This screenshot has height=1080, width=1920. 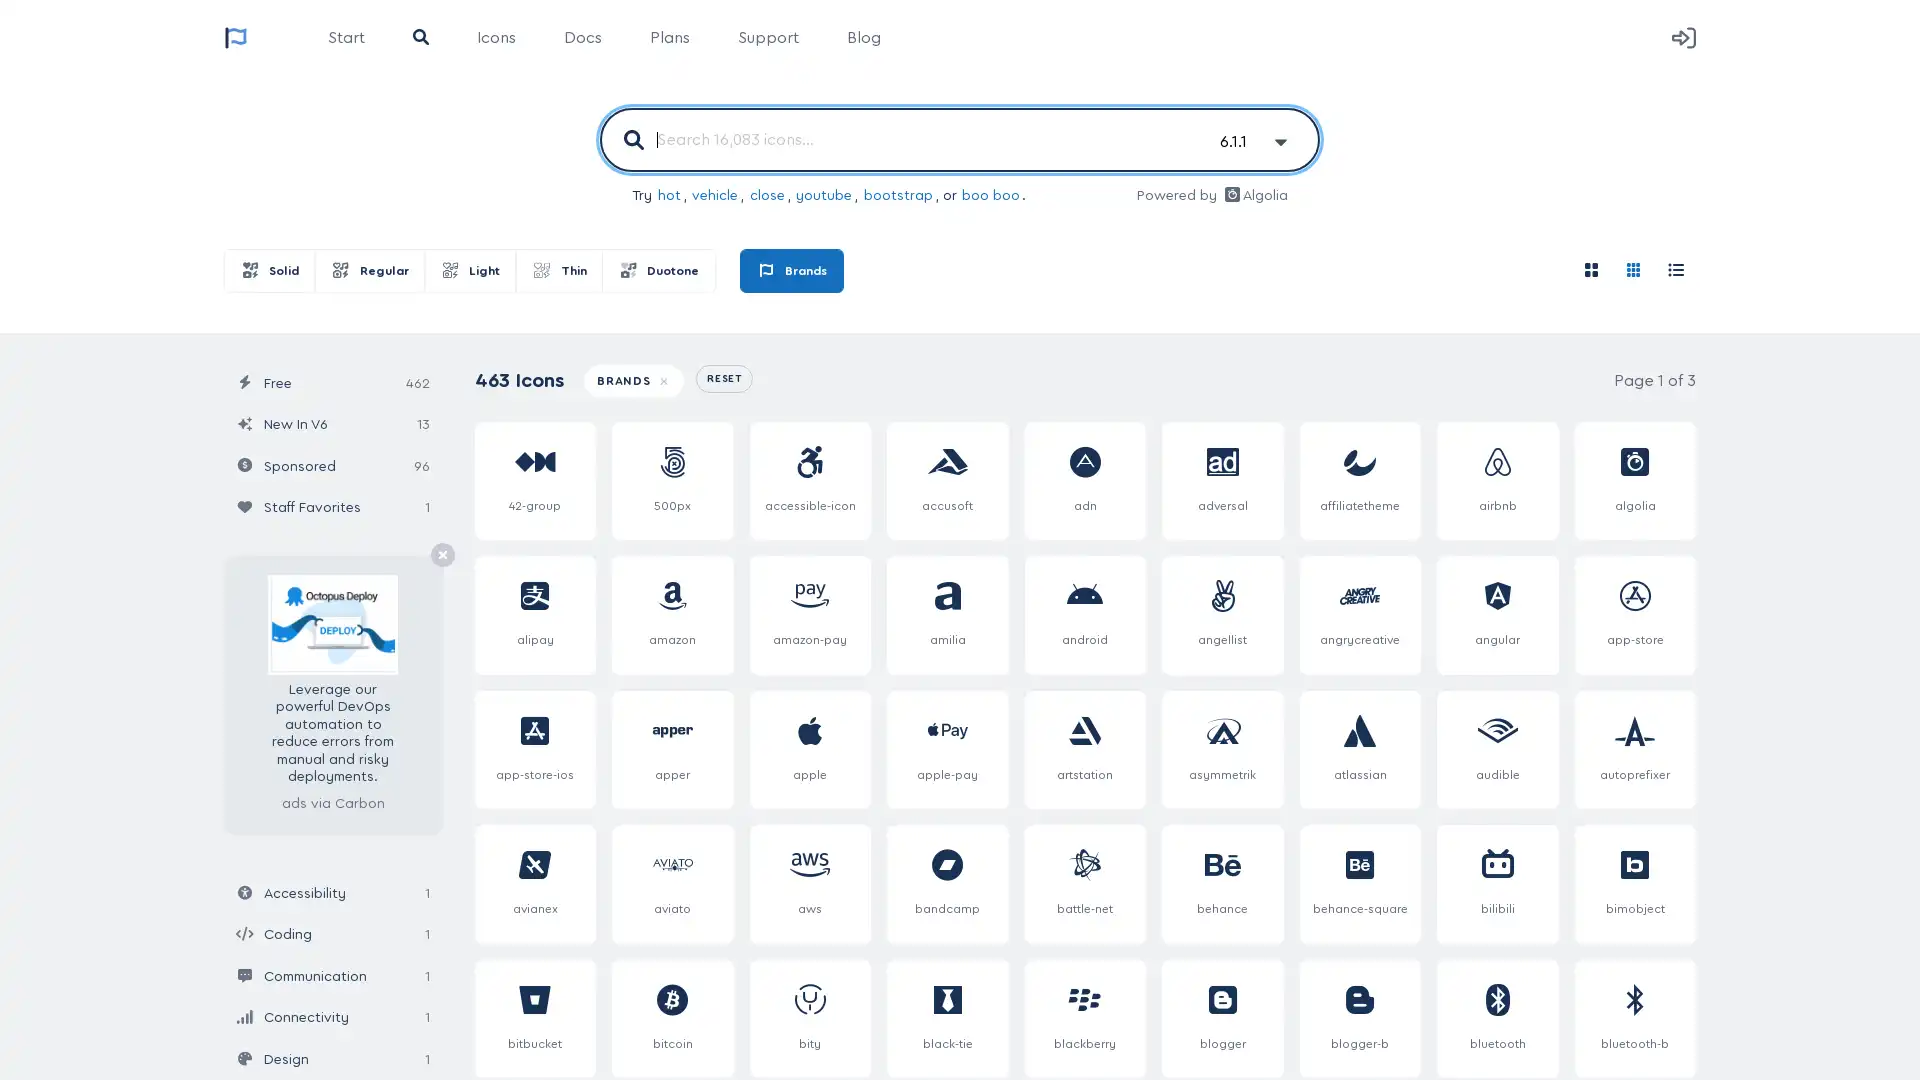 What do you see at coordinates (534, 763) in the screenshot?
I see `app-store-ios` at bounding box center [534, 763].